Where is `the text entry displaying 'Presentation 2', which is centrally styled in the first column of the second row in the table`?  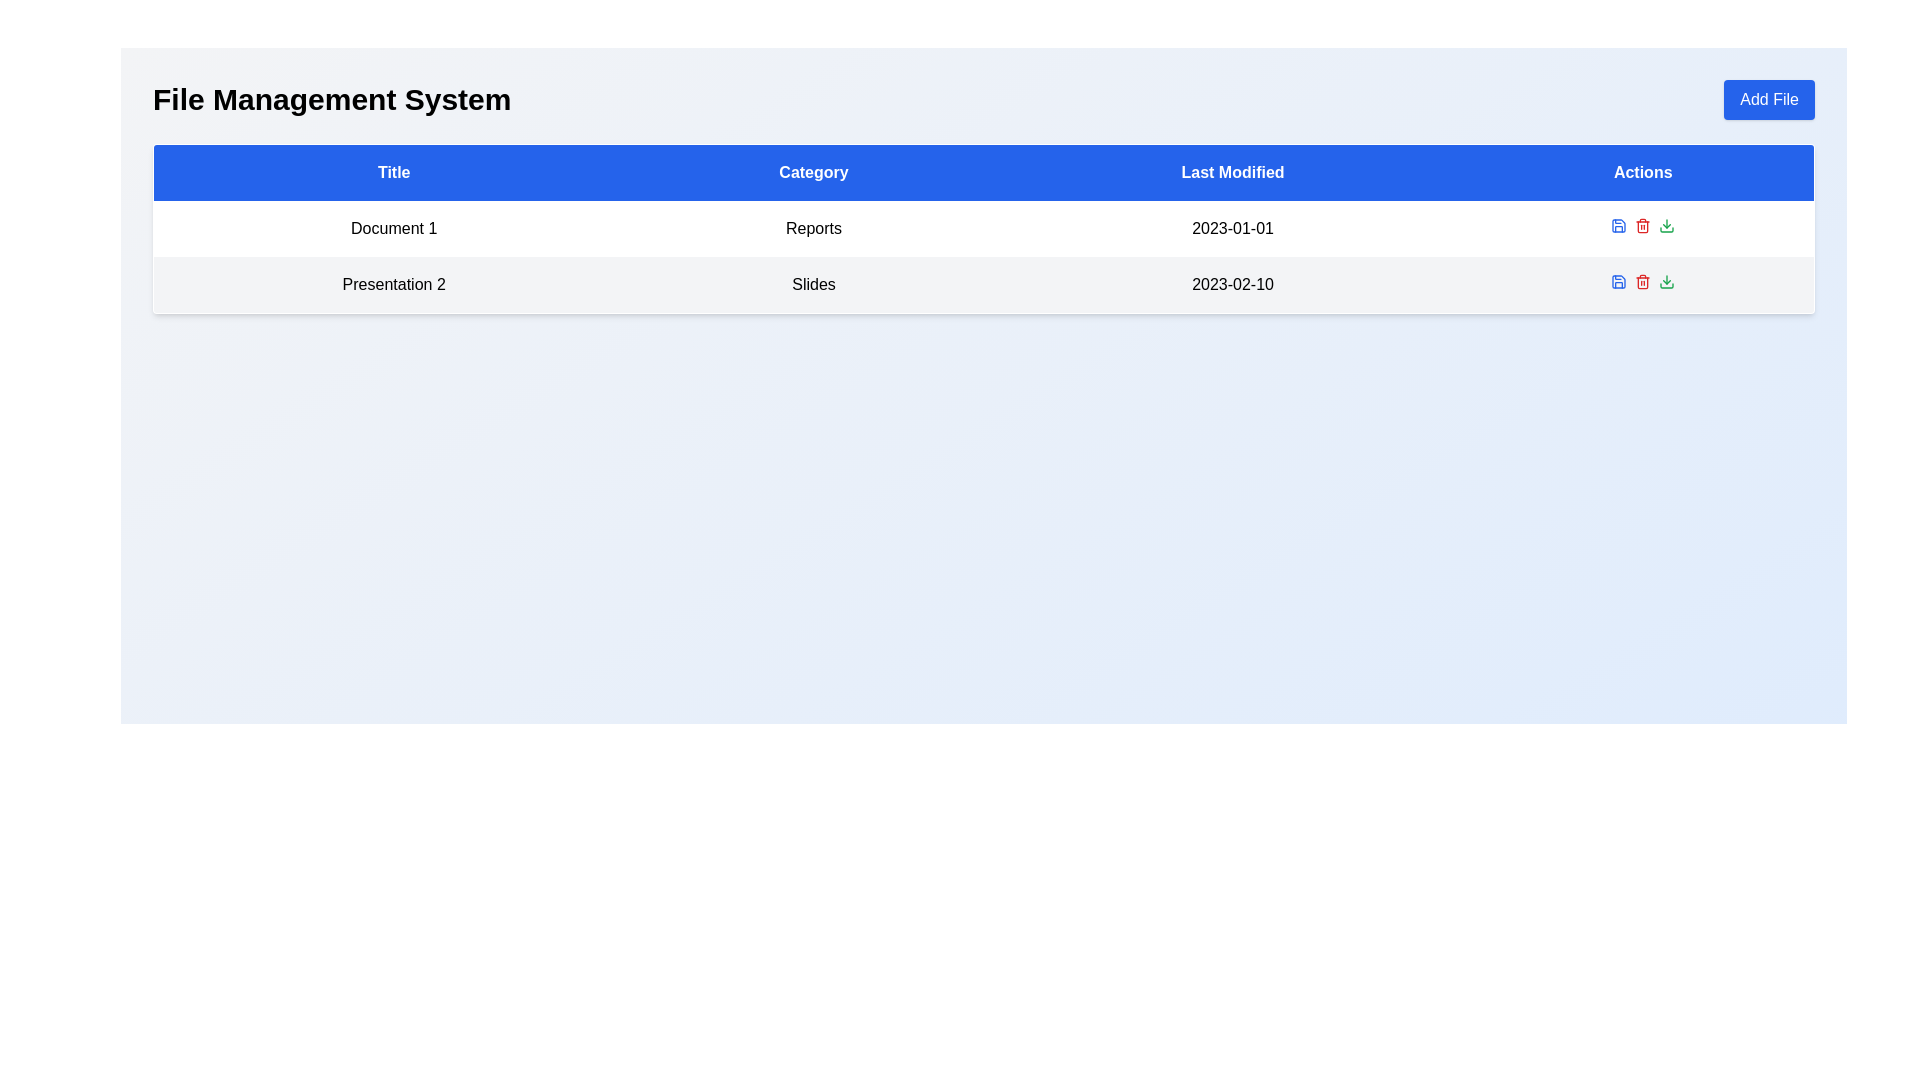
the text entry displaying 'Presentation 2', which is centrally styled in the first column of the second row in the table is located at coordinates (393, 285).